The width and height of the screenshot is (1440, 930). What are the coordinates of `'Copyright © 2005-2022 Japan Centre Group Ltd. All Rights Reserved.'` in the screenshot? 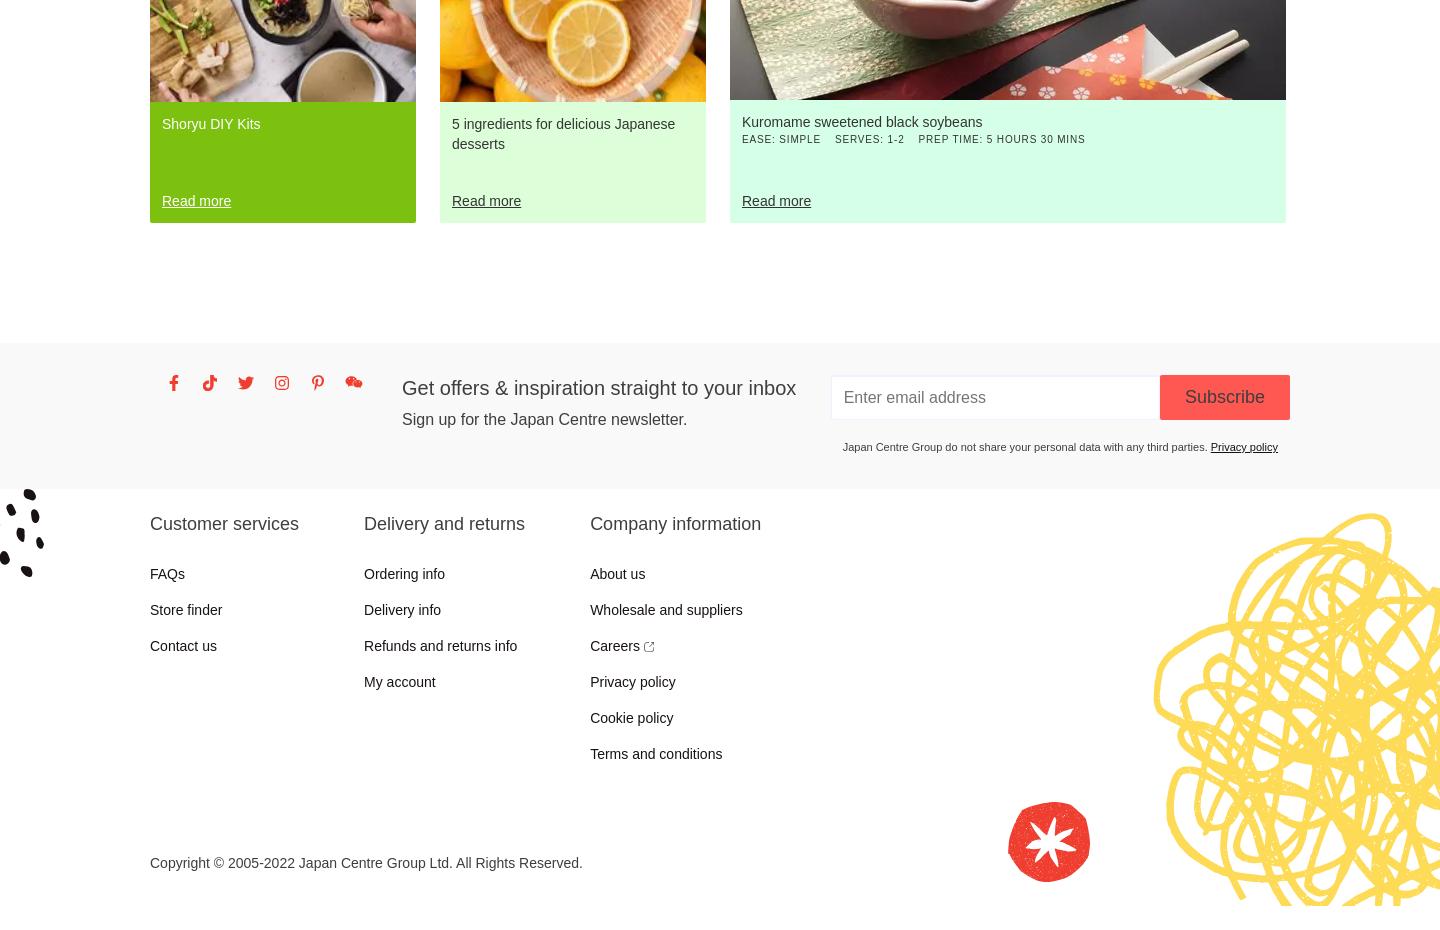 It's located at (365, 862).